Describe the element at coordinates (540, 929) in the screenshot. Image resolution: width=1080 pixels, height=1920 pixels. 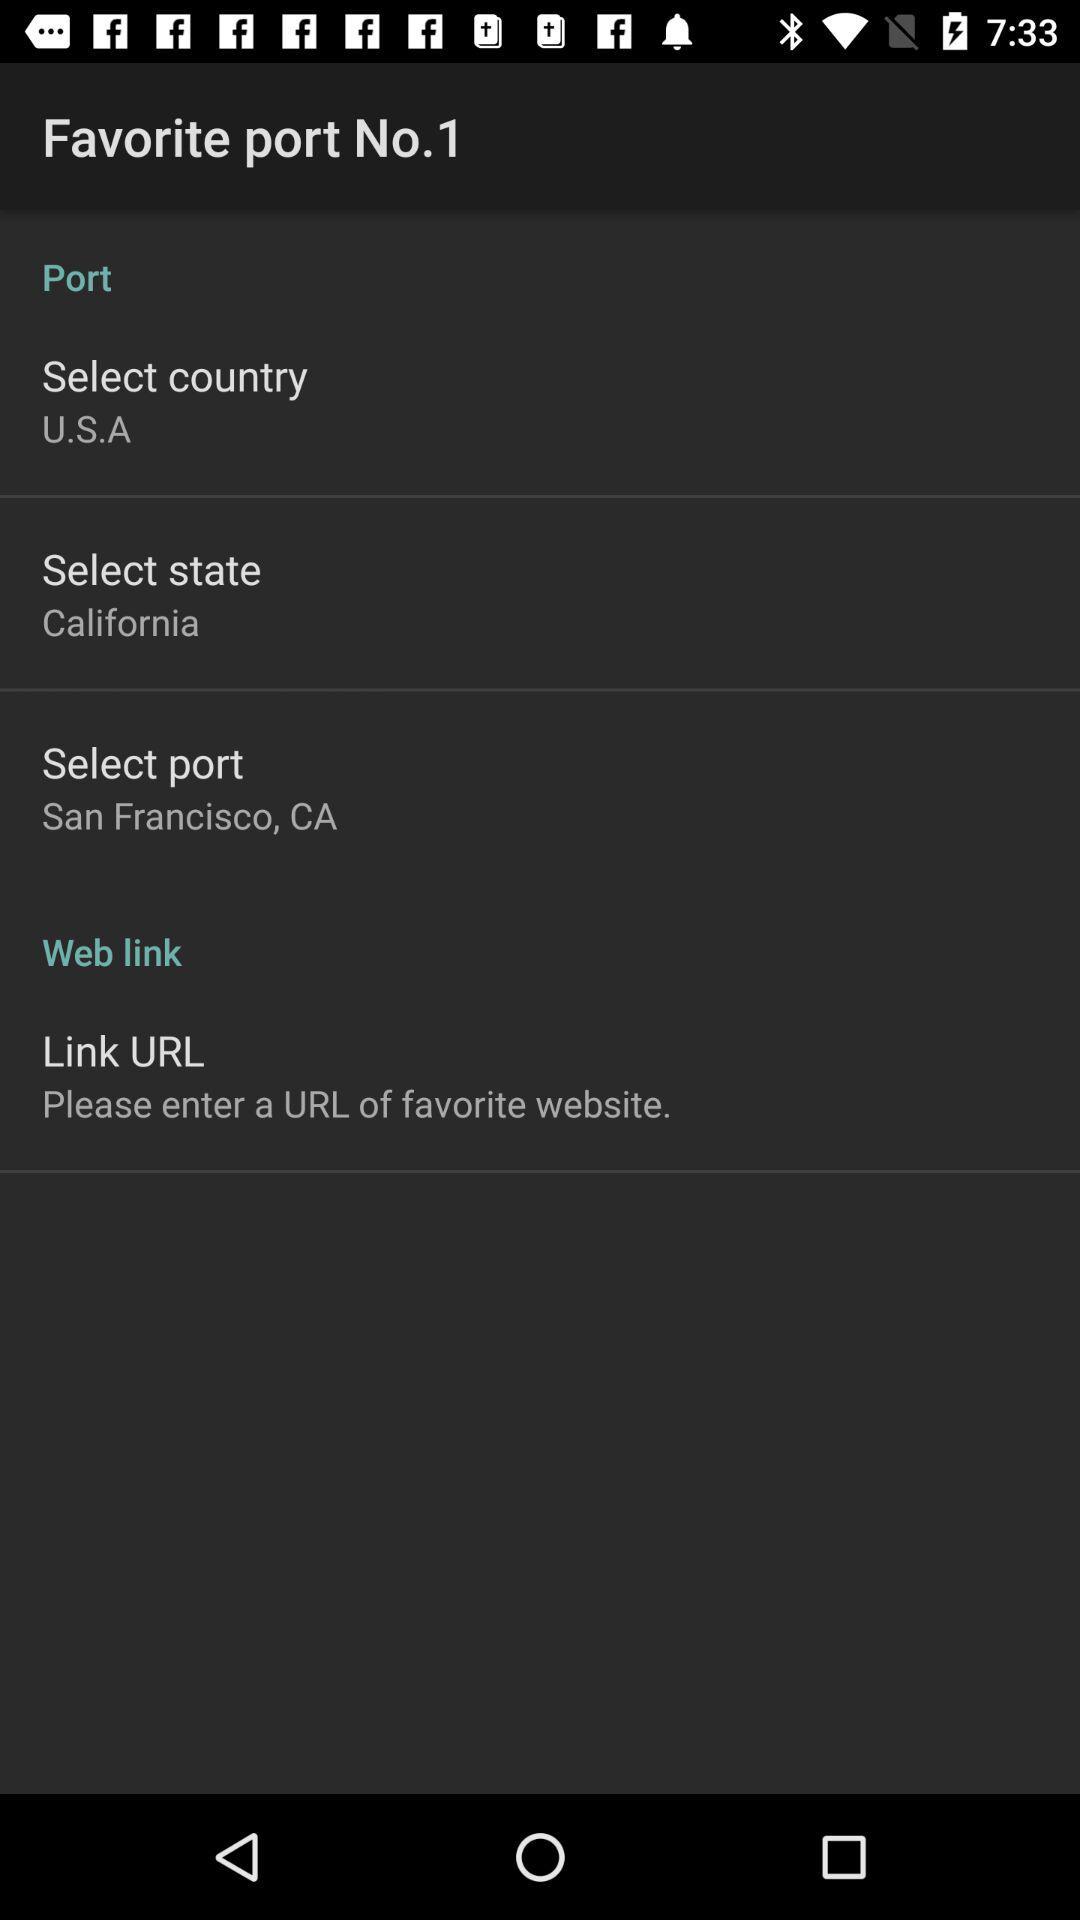
I see `the web link at the center` at that location.